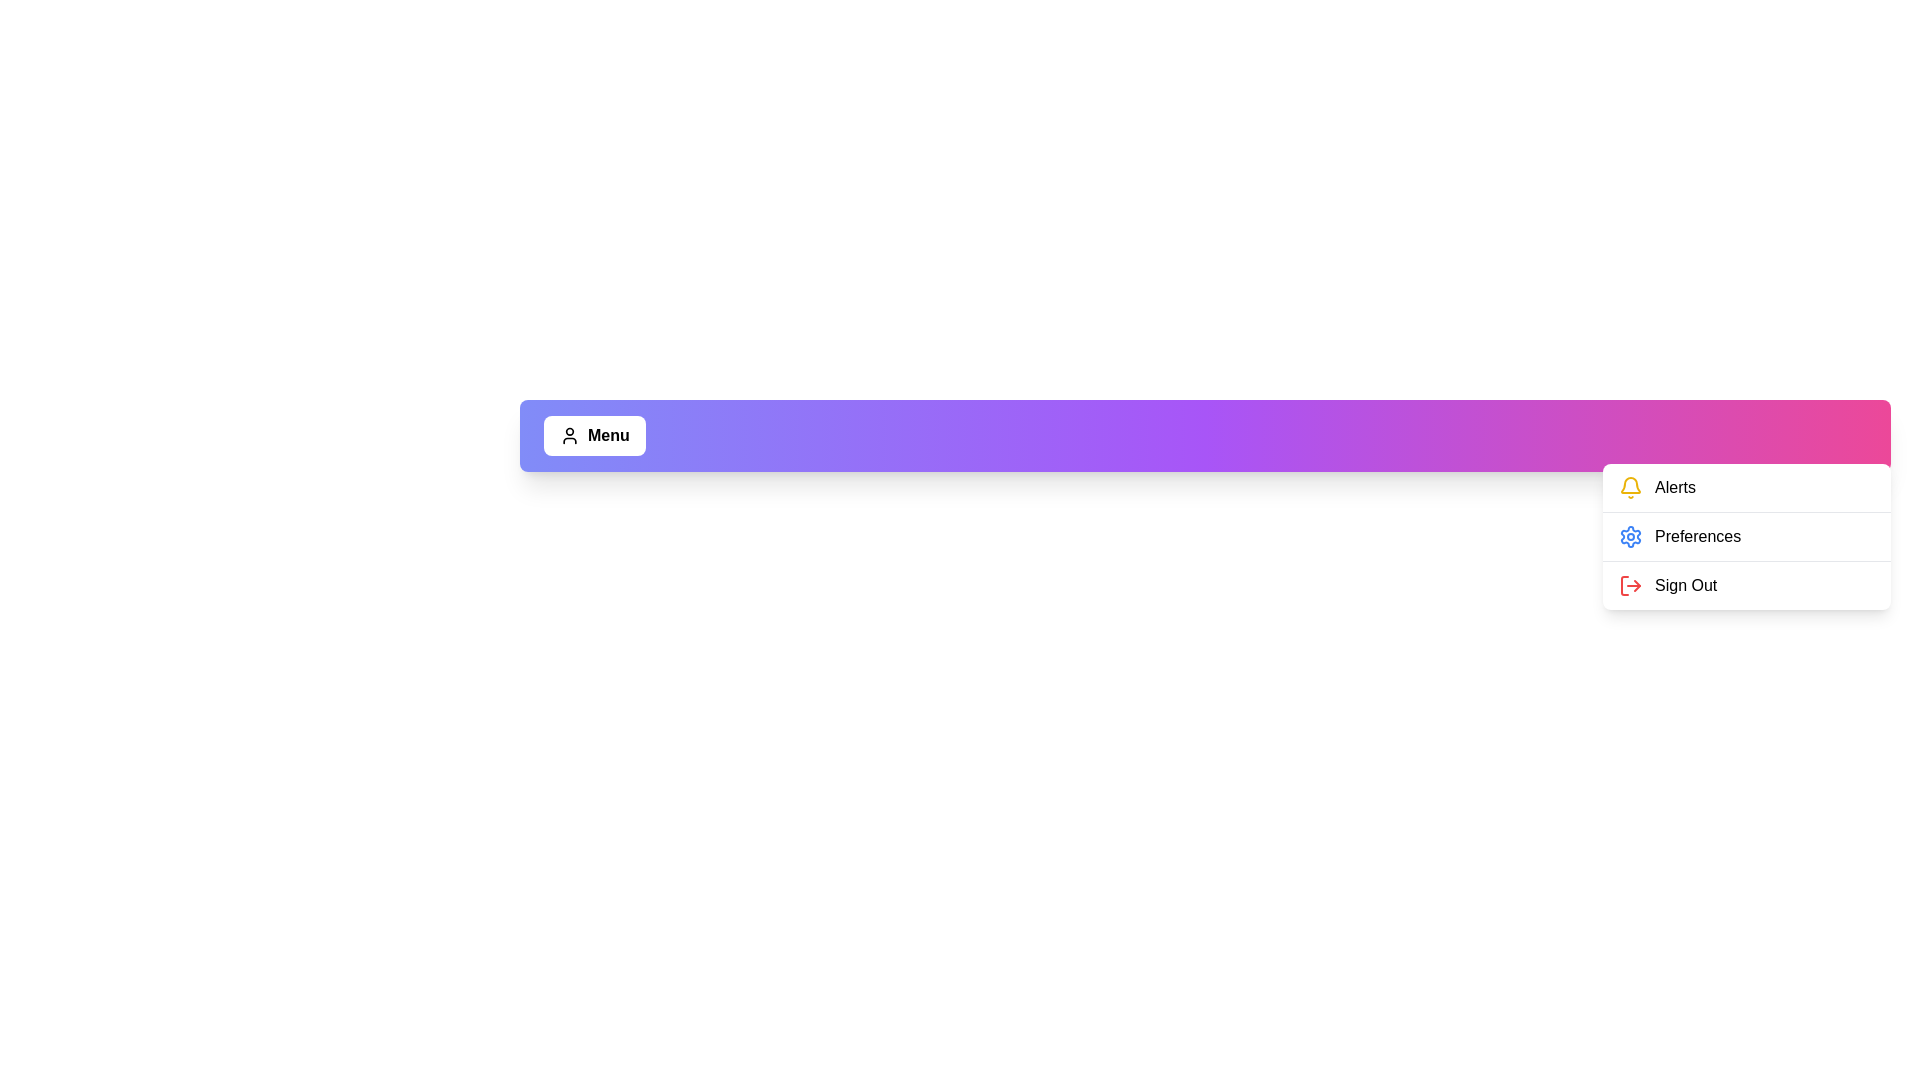  What do you see at coordinates (1625, 535) in the screenshot?
I see `the menu option Preferences to perform its associated action` at bounding box center [1625, 535].